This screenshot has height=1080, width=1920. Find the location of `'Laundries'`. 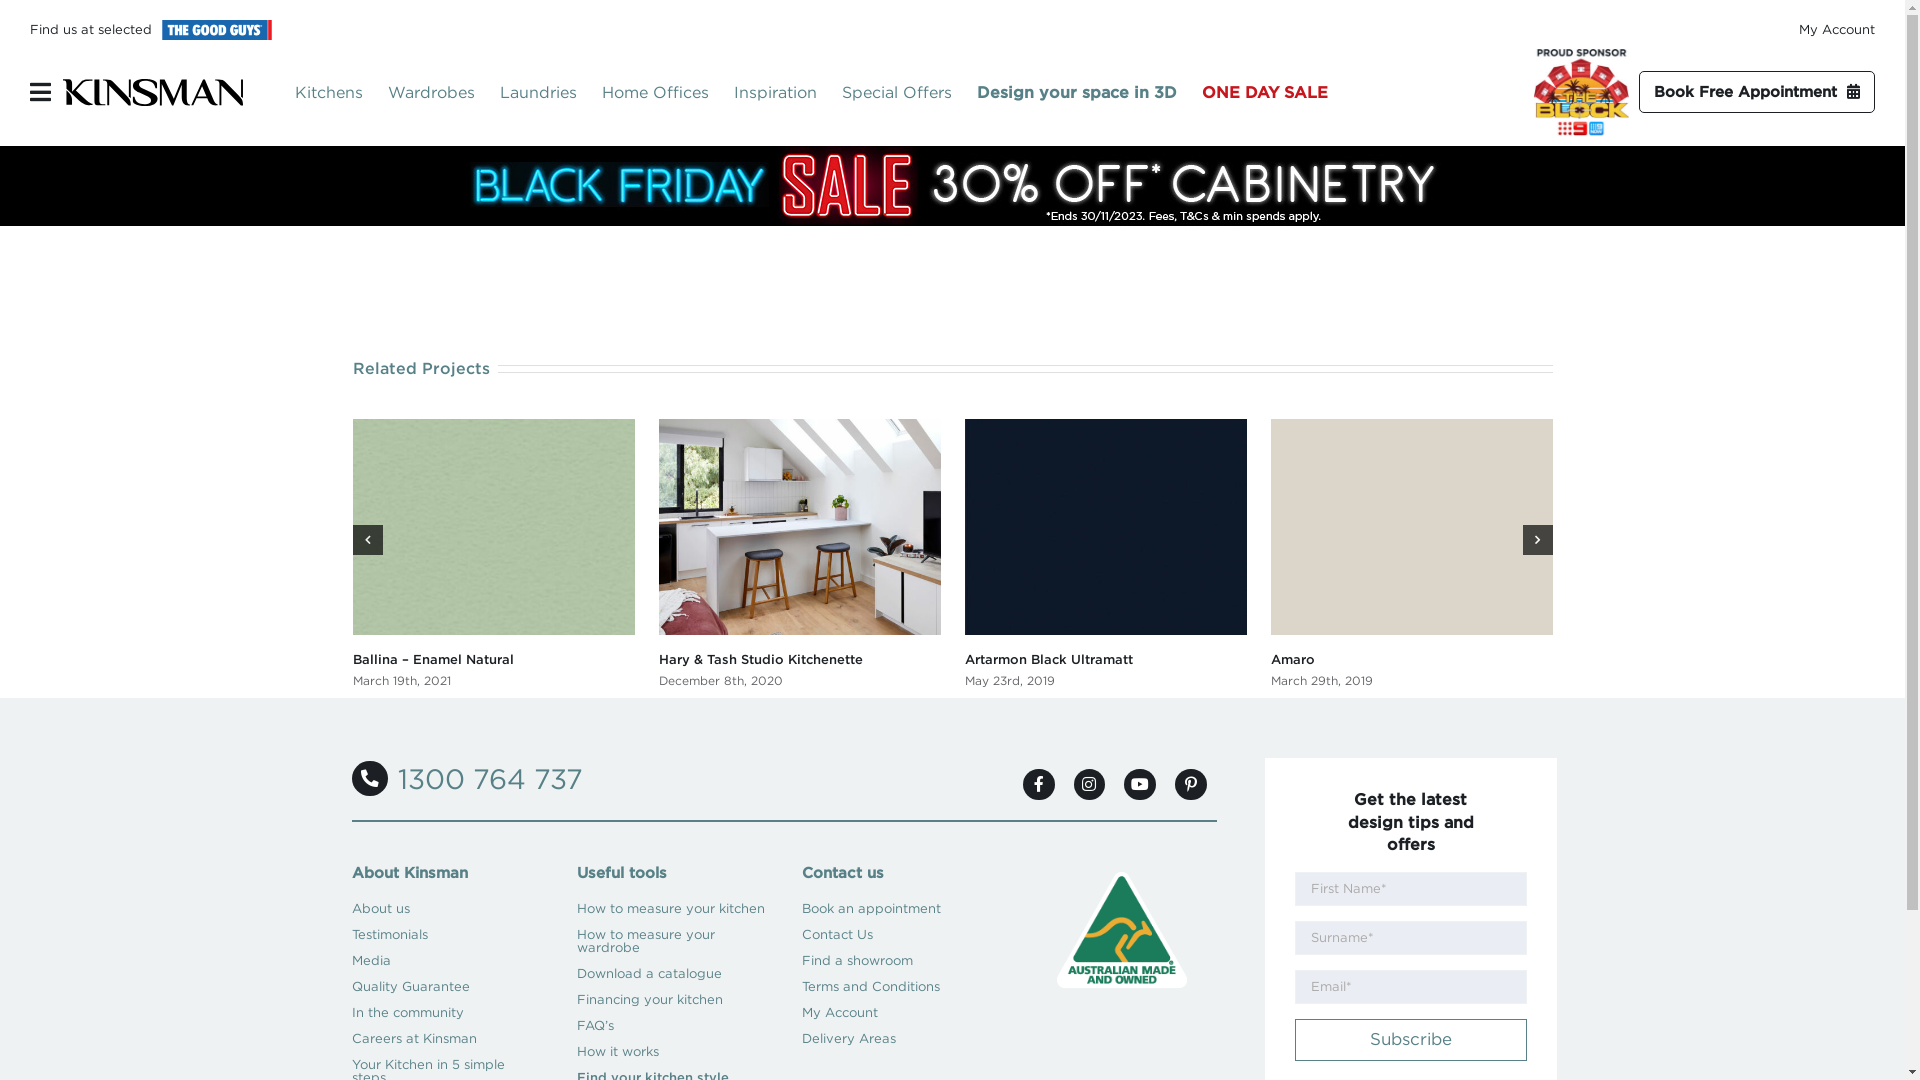

'Laundries' is located at coordinates (551, 92).